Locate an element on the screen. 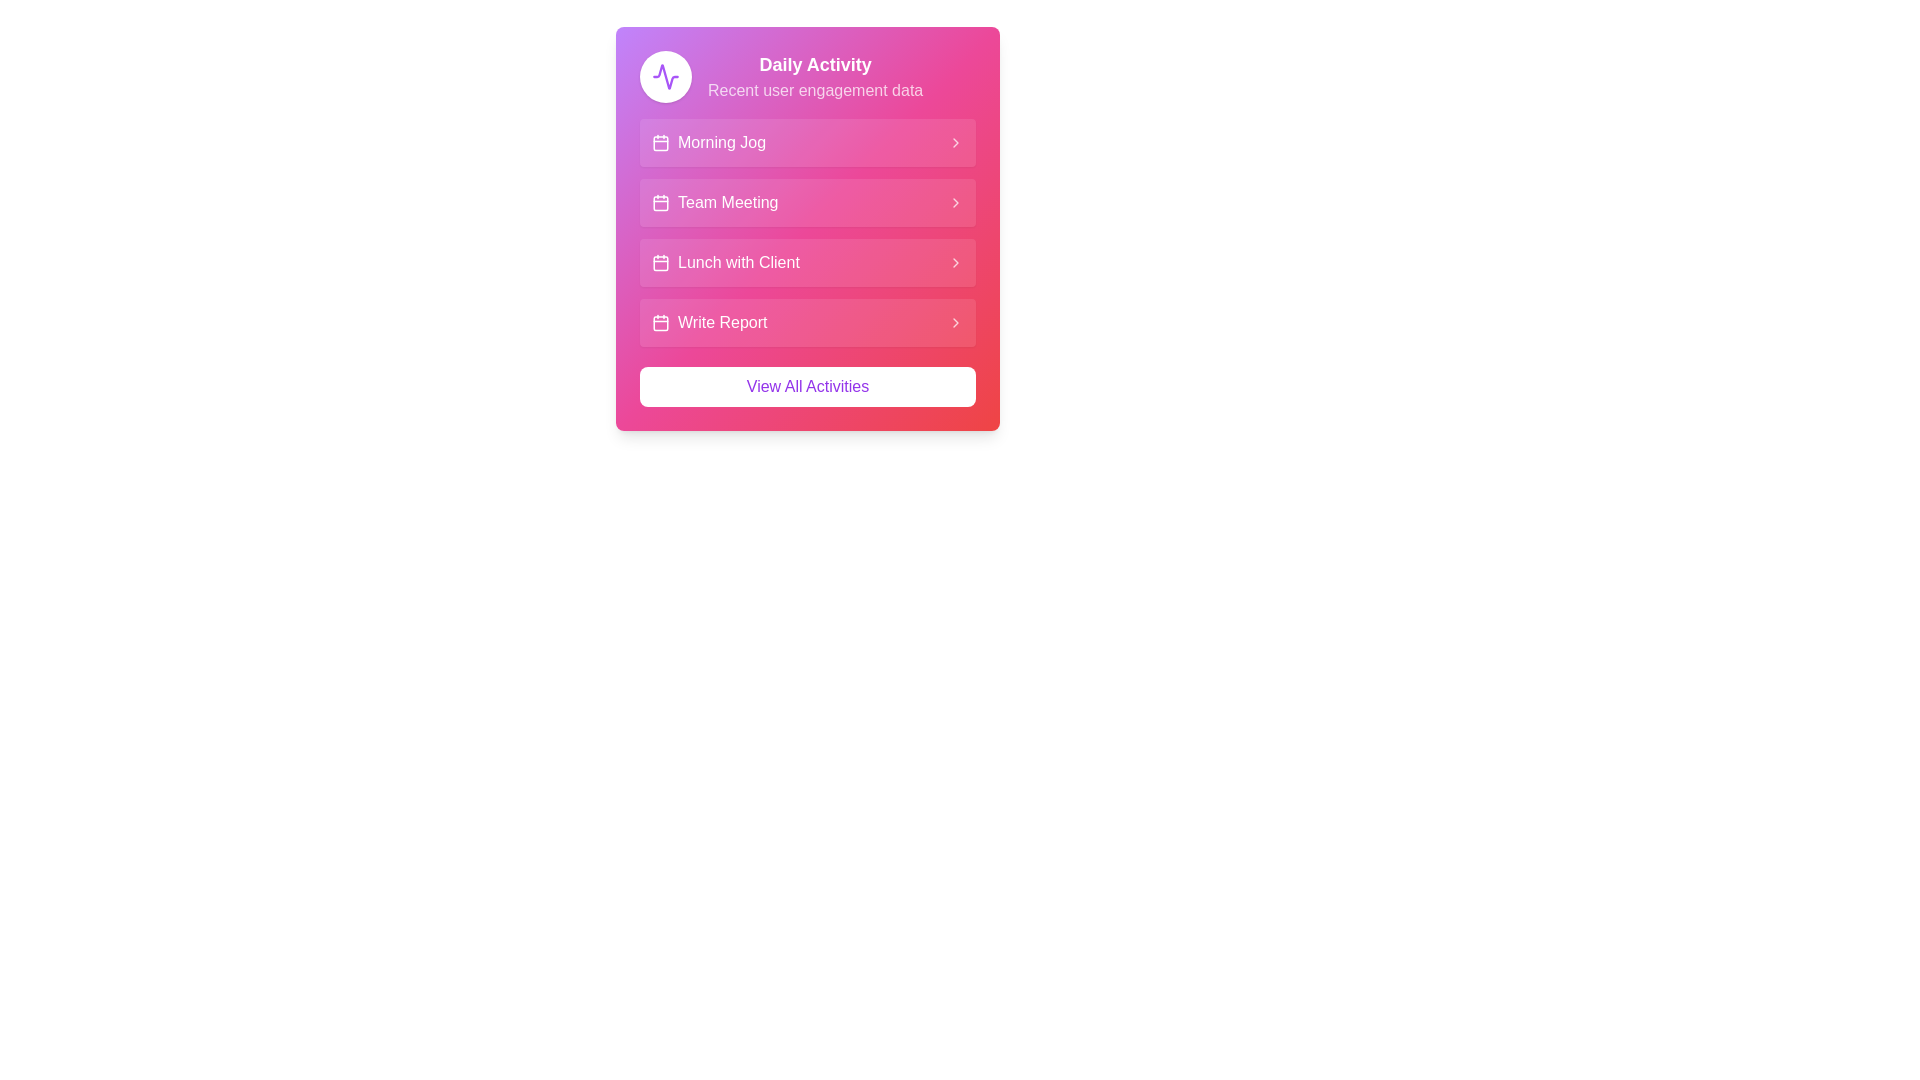 The width and height of the screenshot is (1920, 1080). the circular icon representing activity or analytics in the upper left portion of the 'Daily Activity' card is located at coordinates (666, 76).